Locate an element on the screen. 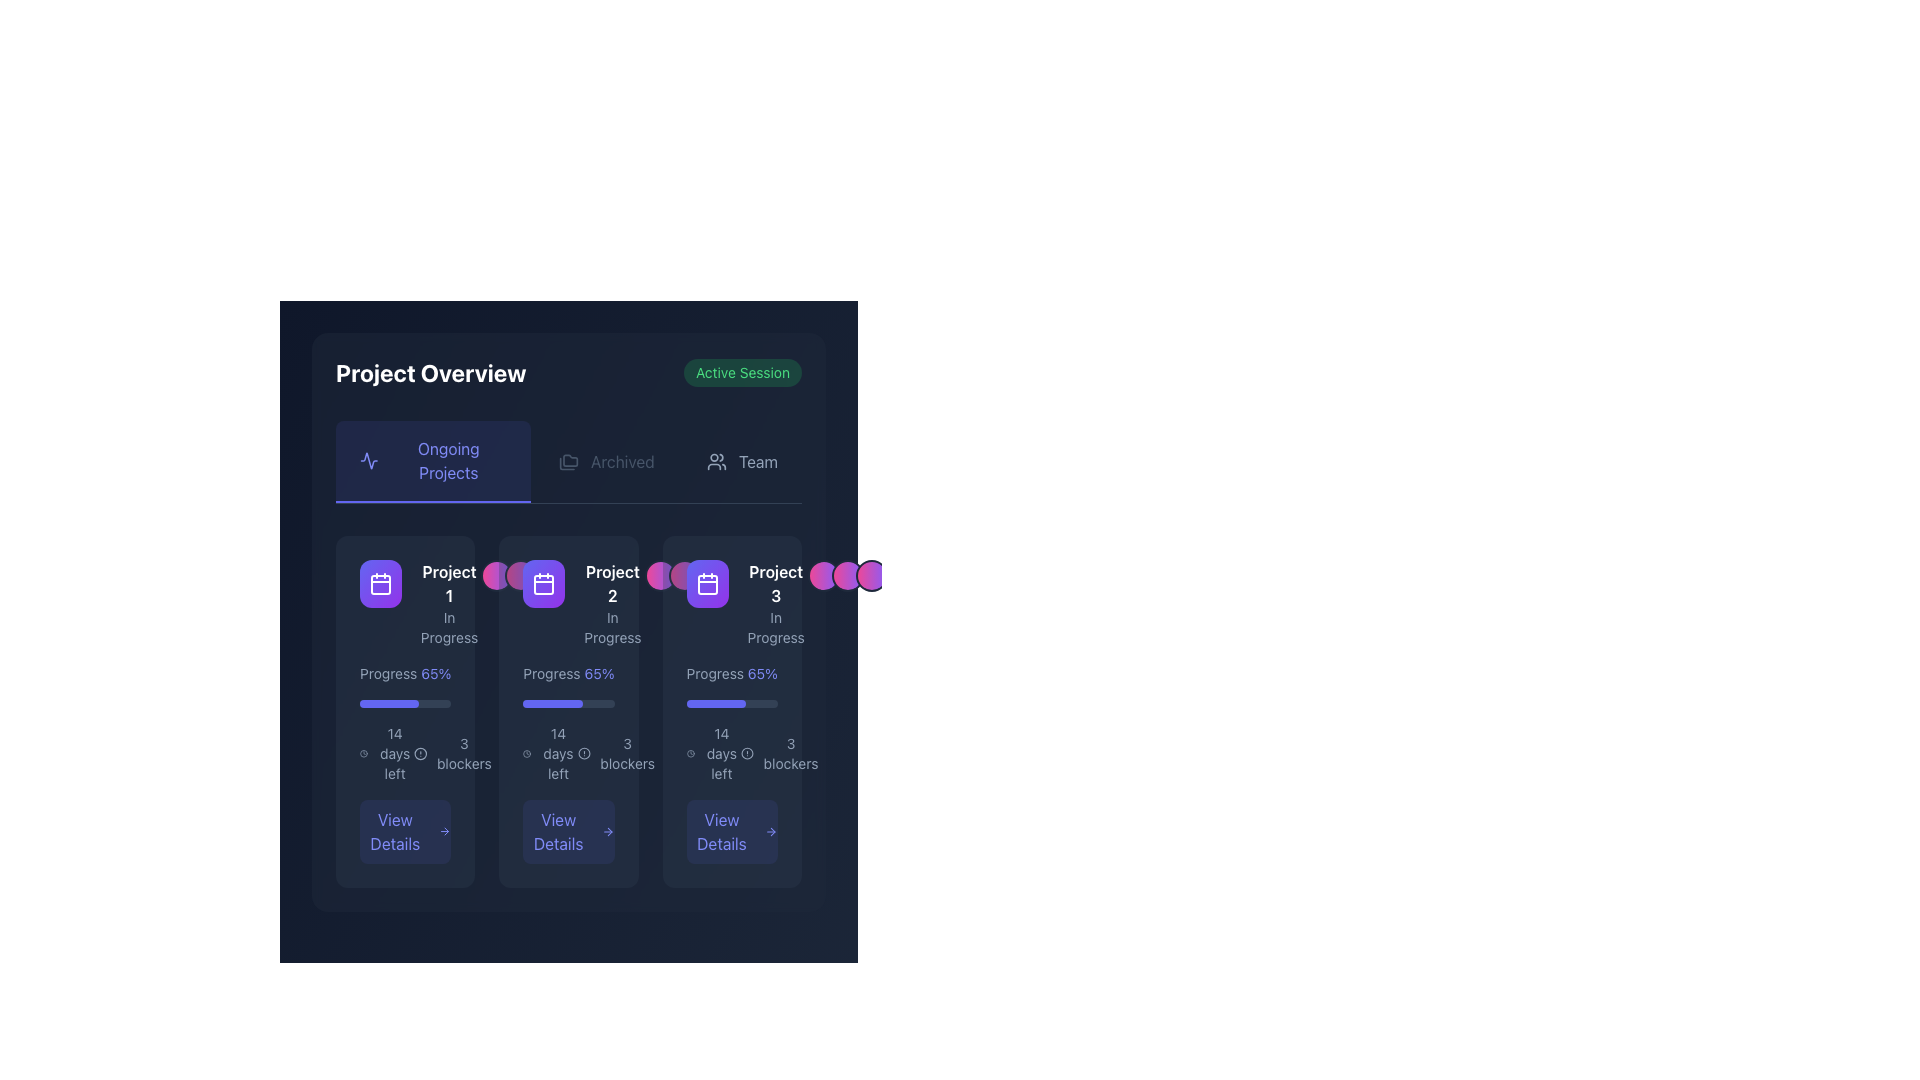 The image size is (1920, 1080). the text field displaying the number of blockers for 'Project 1', located to the right of '14 days left' is located at coordinates (463, 753).